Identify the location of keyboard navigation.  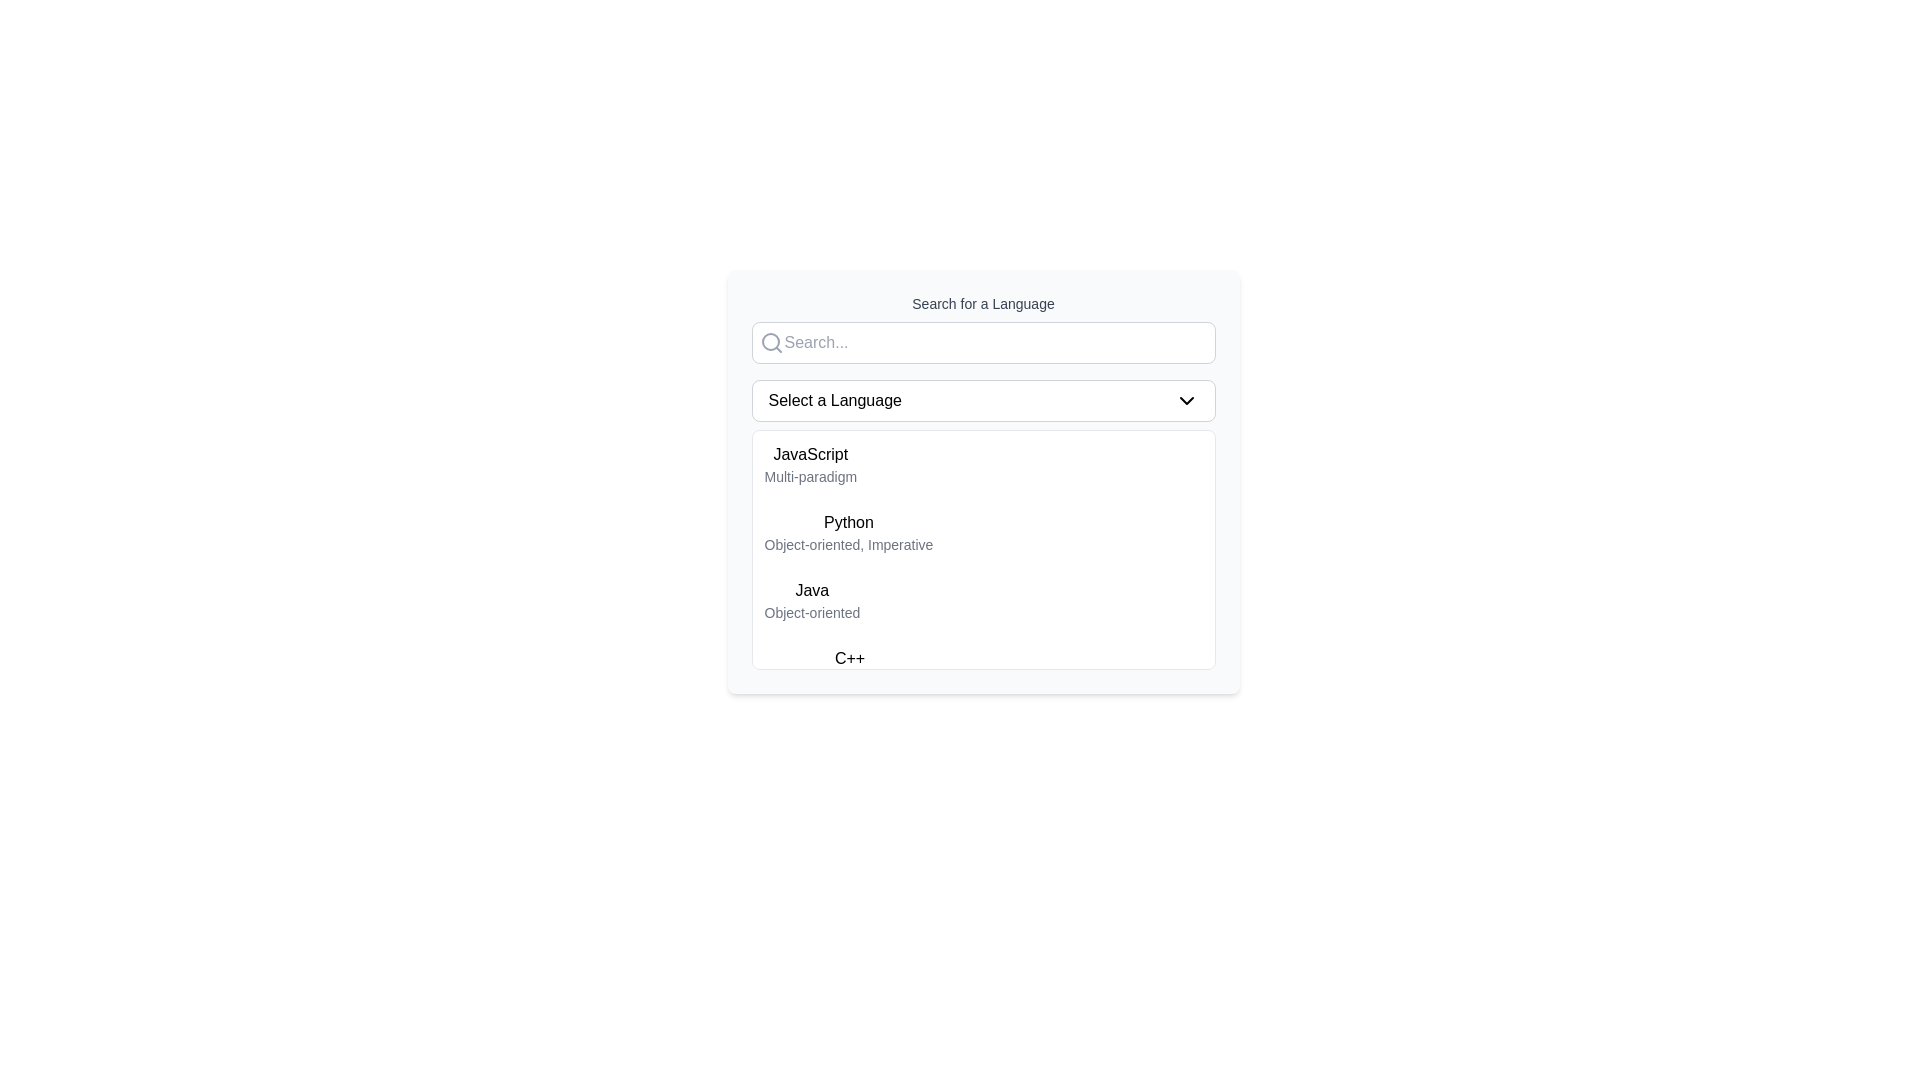
(983, 550).